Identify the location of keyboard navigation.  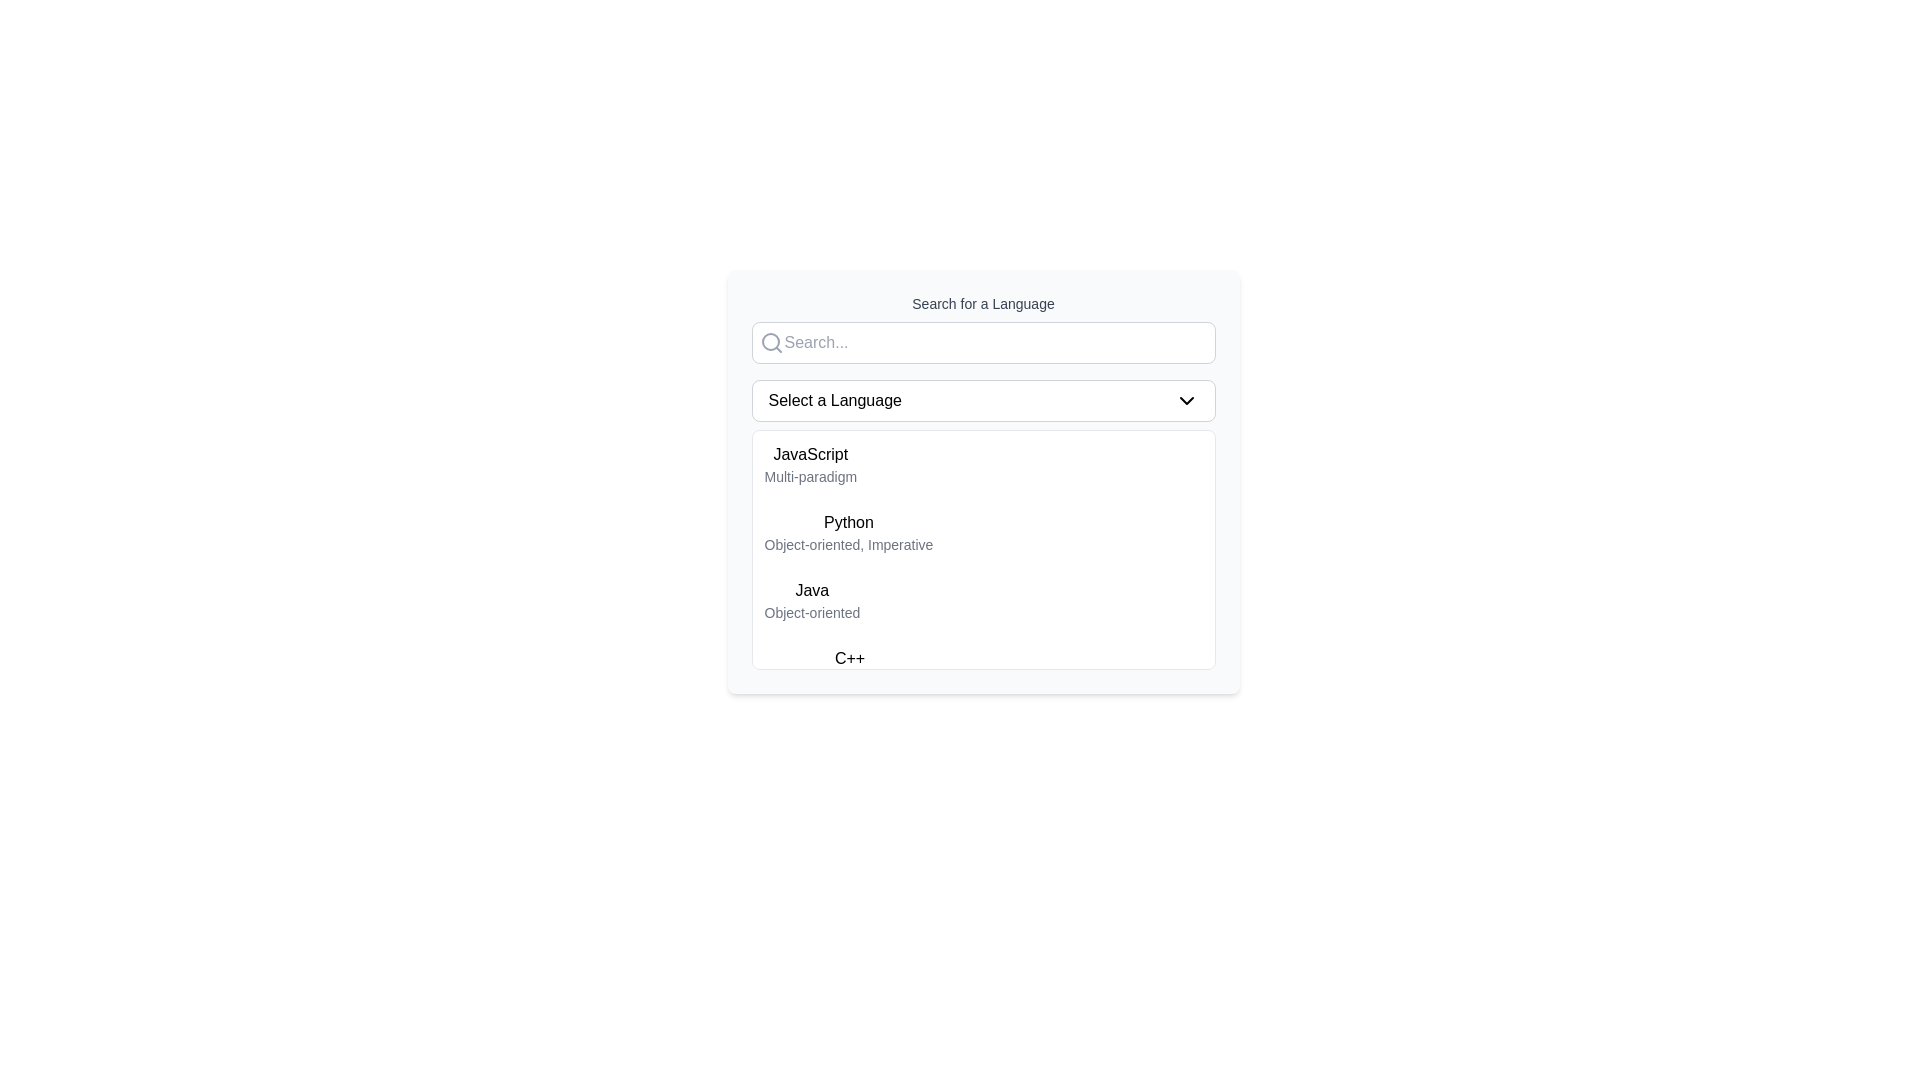
(983, 550).